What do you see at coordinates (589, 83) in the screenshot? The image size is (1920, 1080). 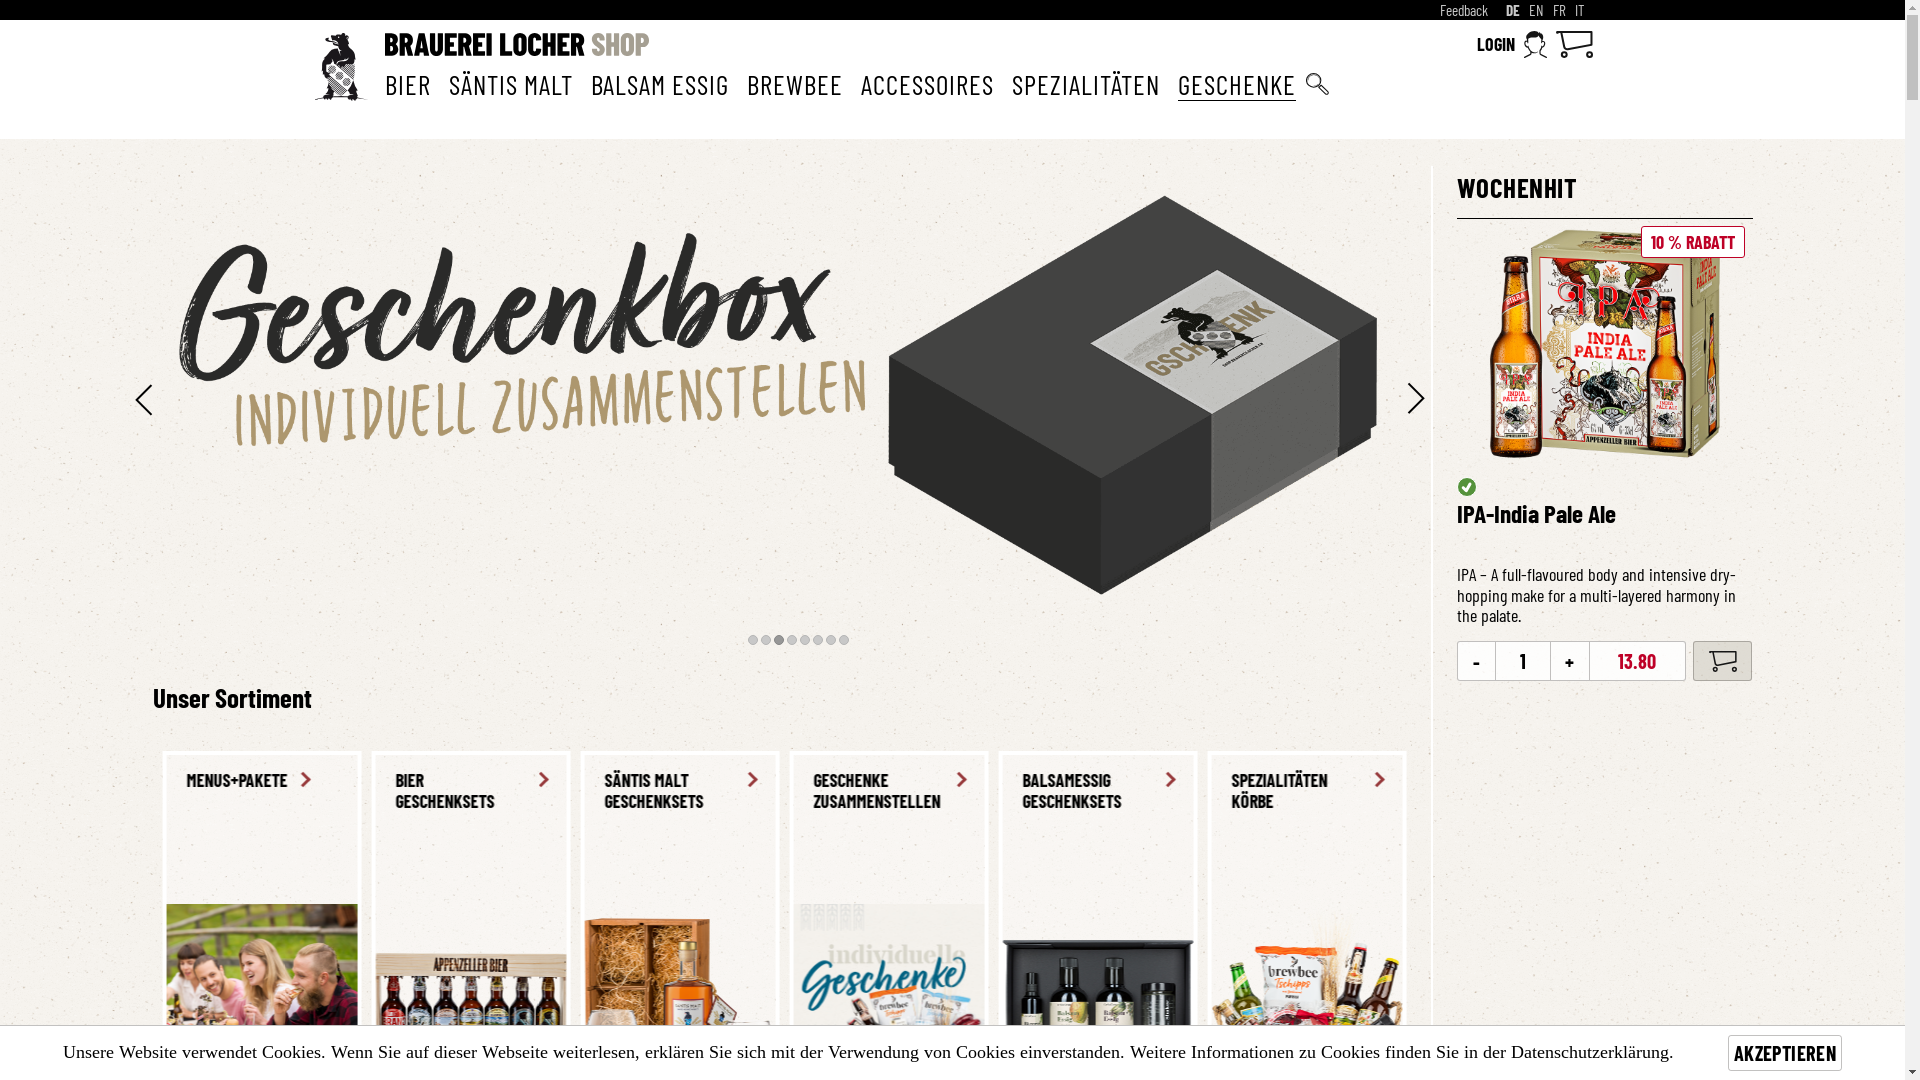 I see `'BALSAM ESSIG'` at bounding box center [589, 83].